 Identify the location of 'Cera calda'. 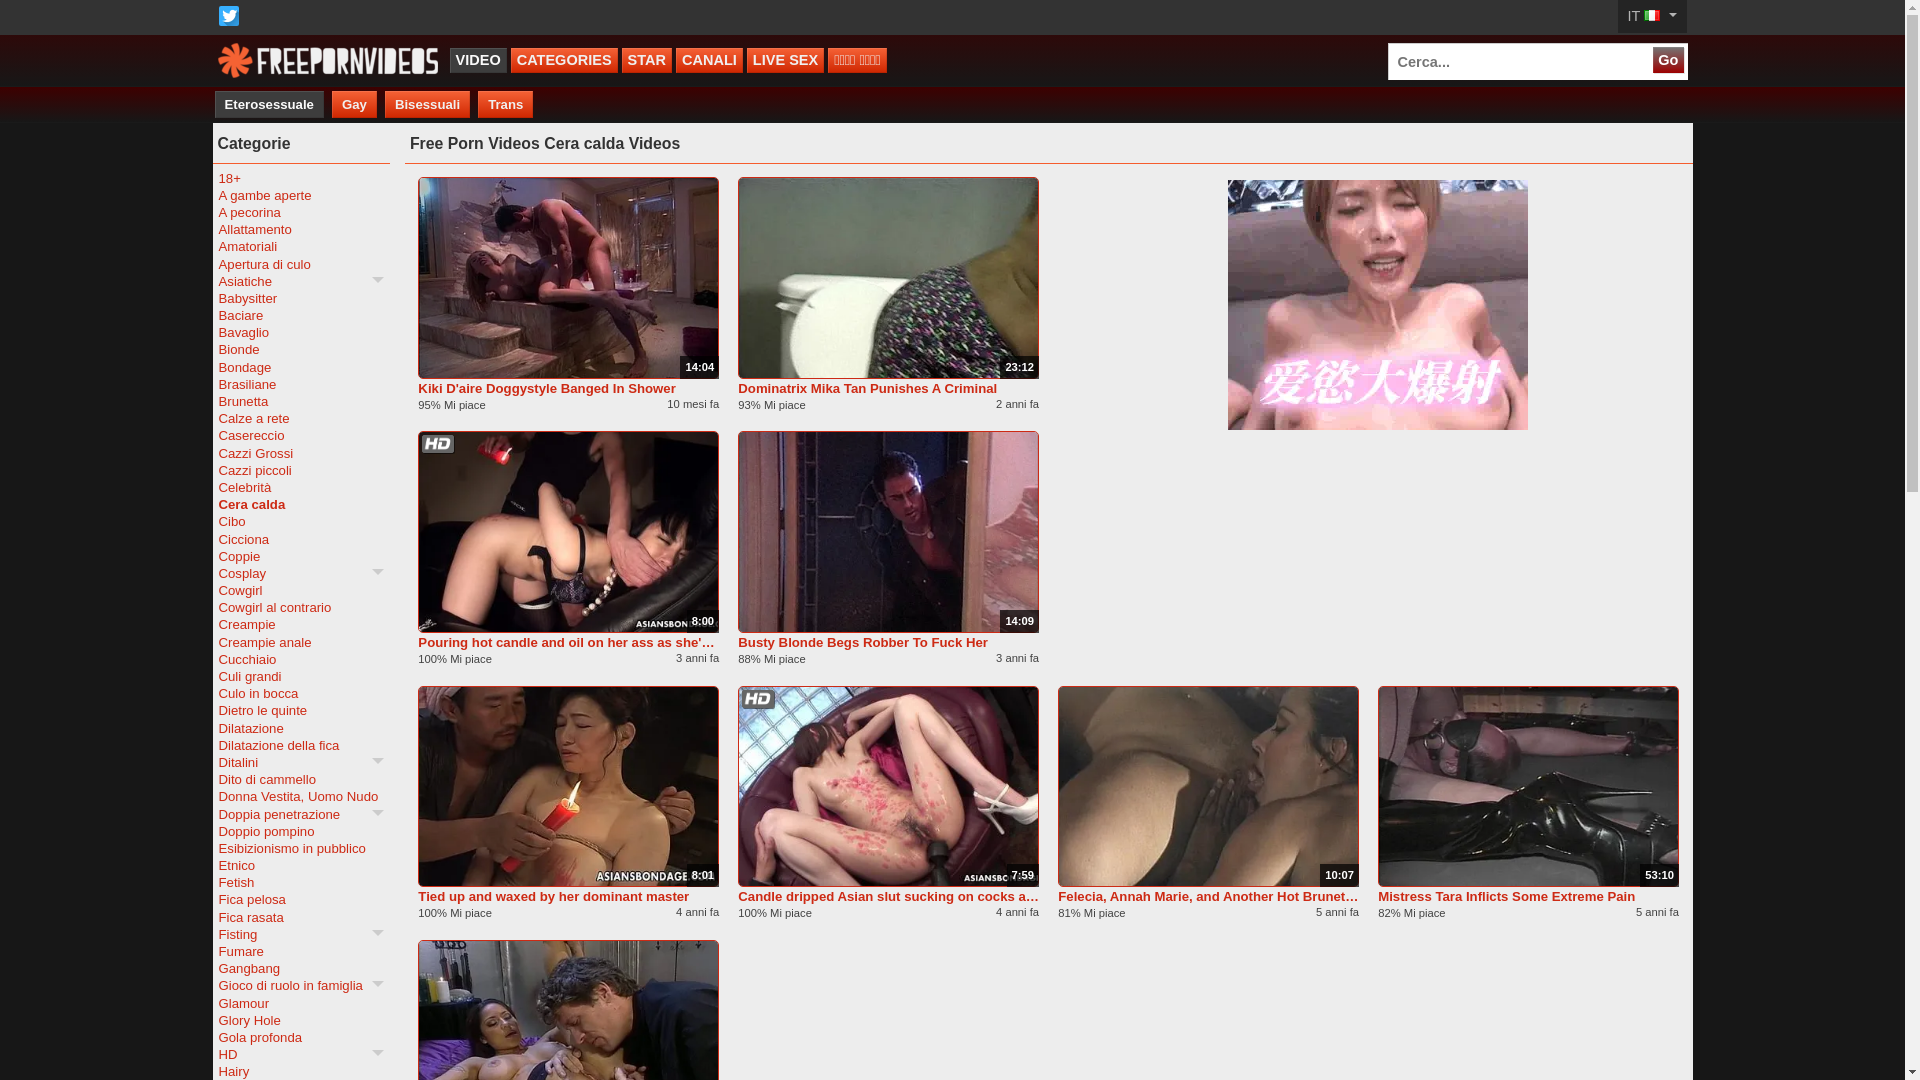
(300, 503).